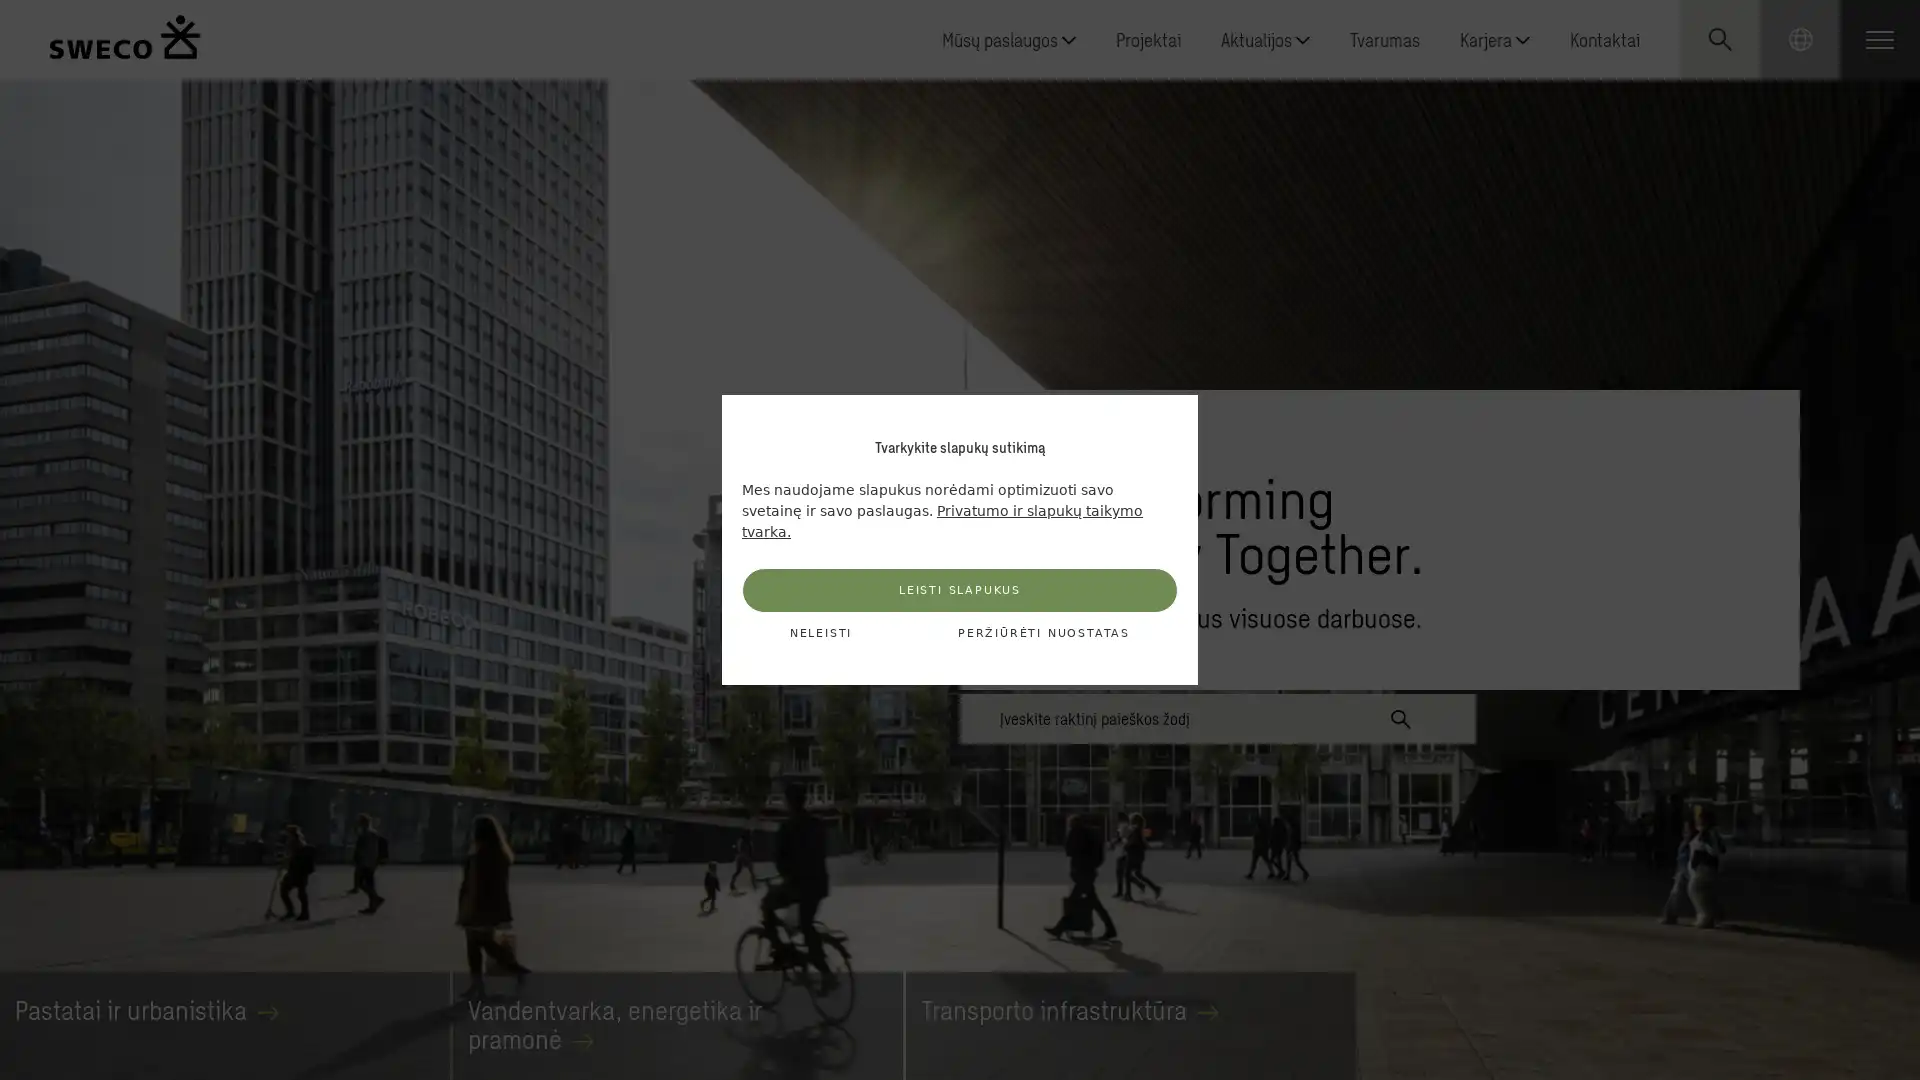  What do you see at coordinates (960, 589) in the screenshot?
I see `LEISTI SLAPUKUS` at bounding box center [960, 589].